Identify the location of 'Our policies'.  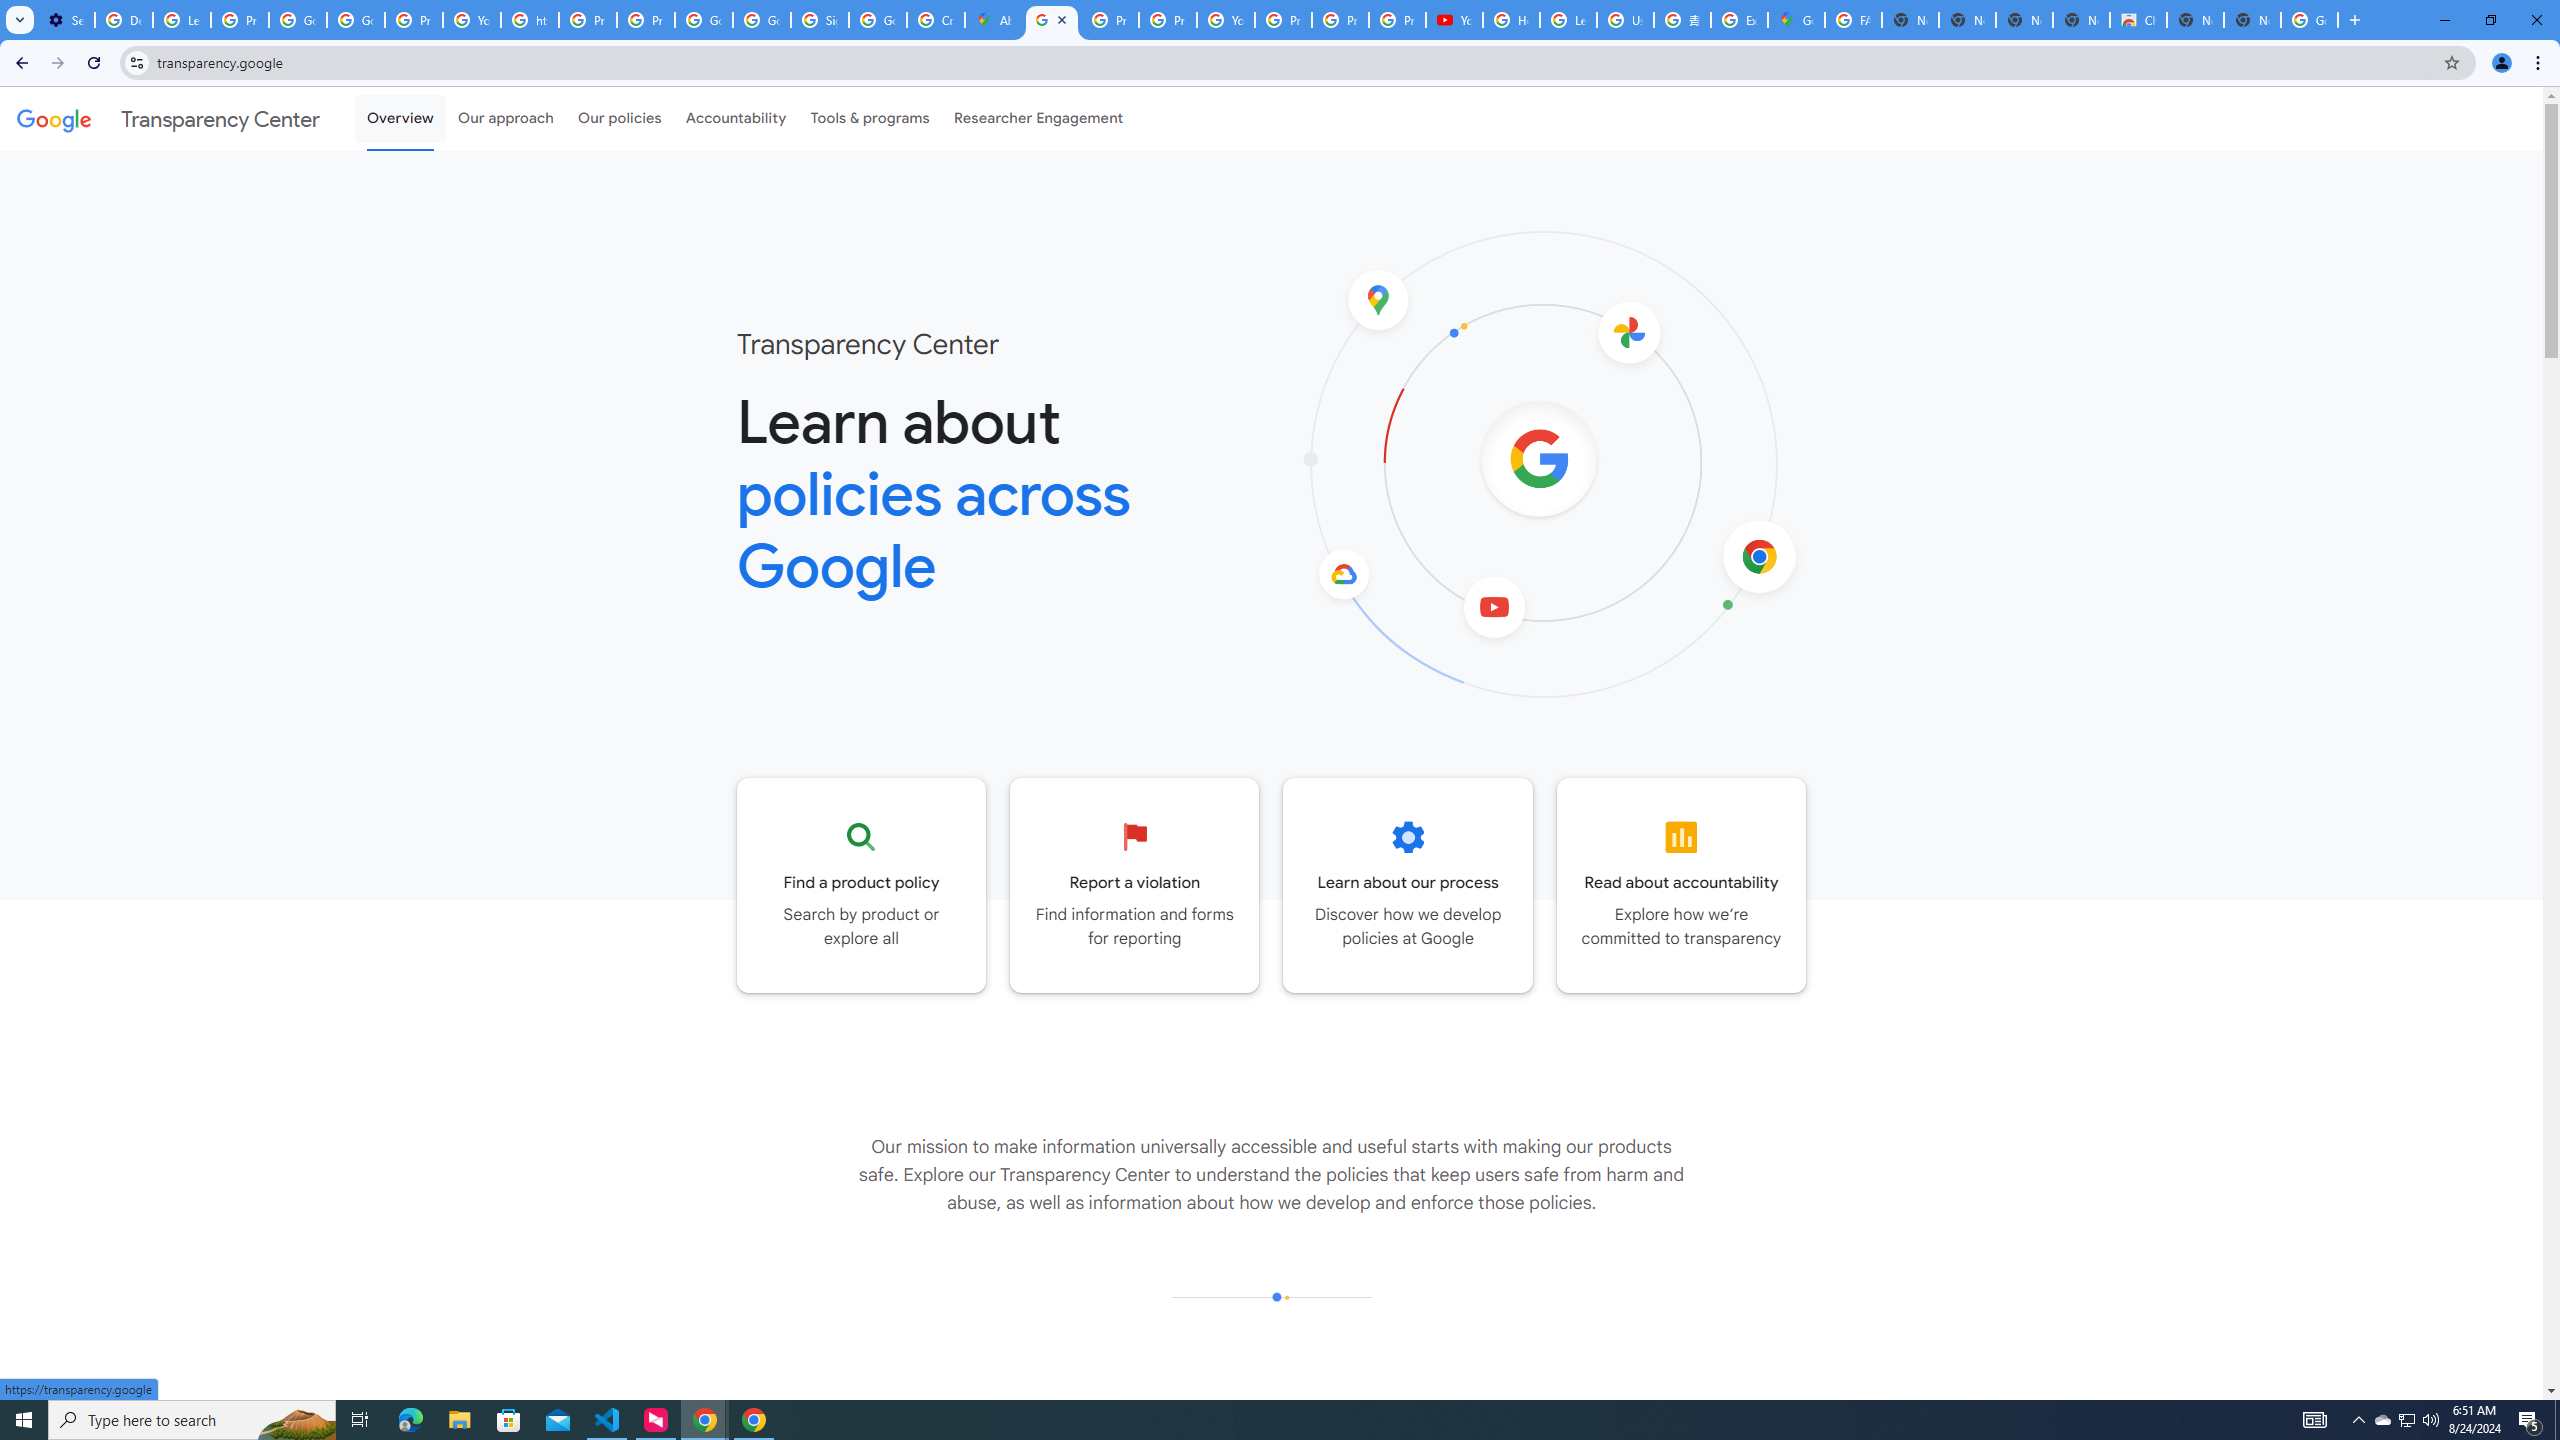
(619, 118).